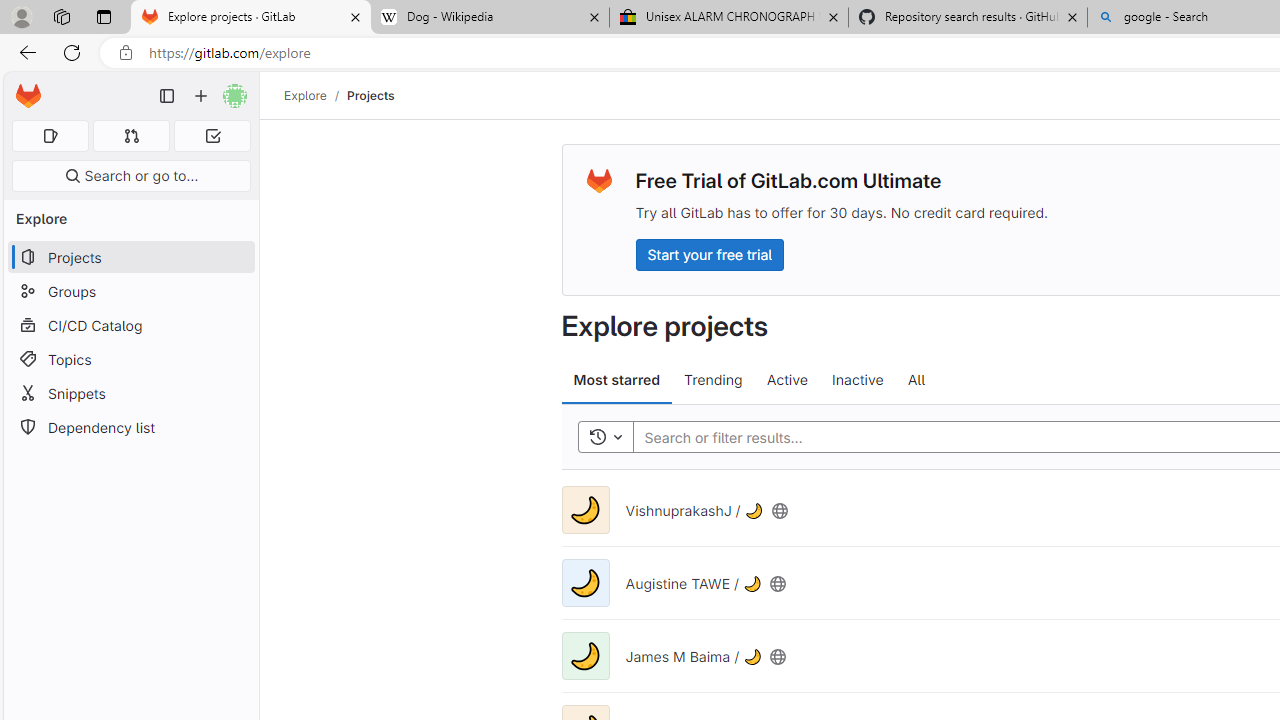  What do you see at coordinates (130, 358) in the screenshot?
I see `'Topics'` at bounding box center [130, 358].